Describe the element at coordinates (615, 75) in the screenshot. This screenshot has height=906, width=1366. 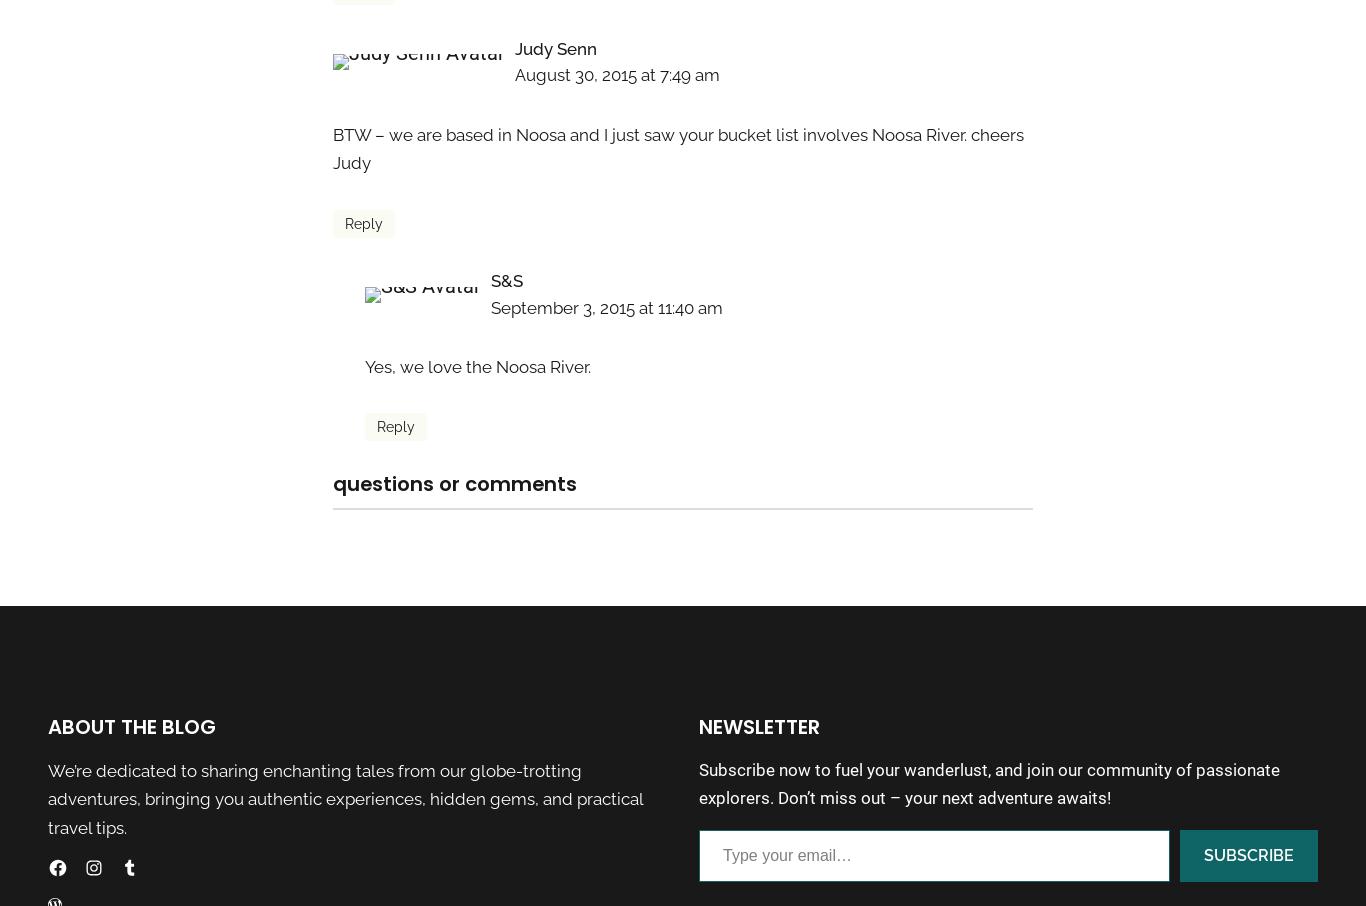
I see `'August 30, 2015 at 7:49 am'` at that location.